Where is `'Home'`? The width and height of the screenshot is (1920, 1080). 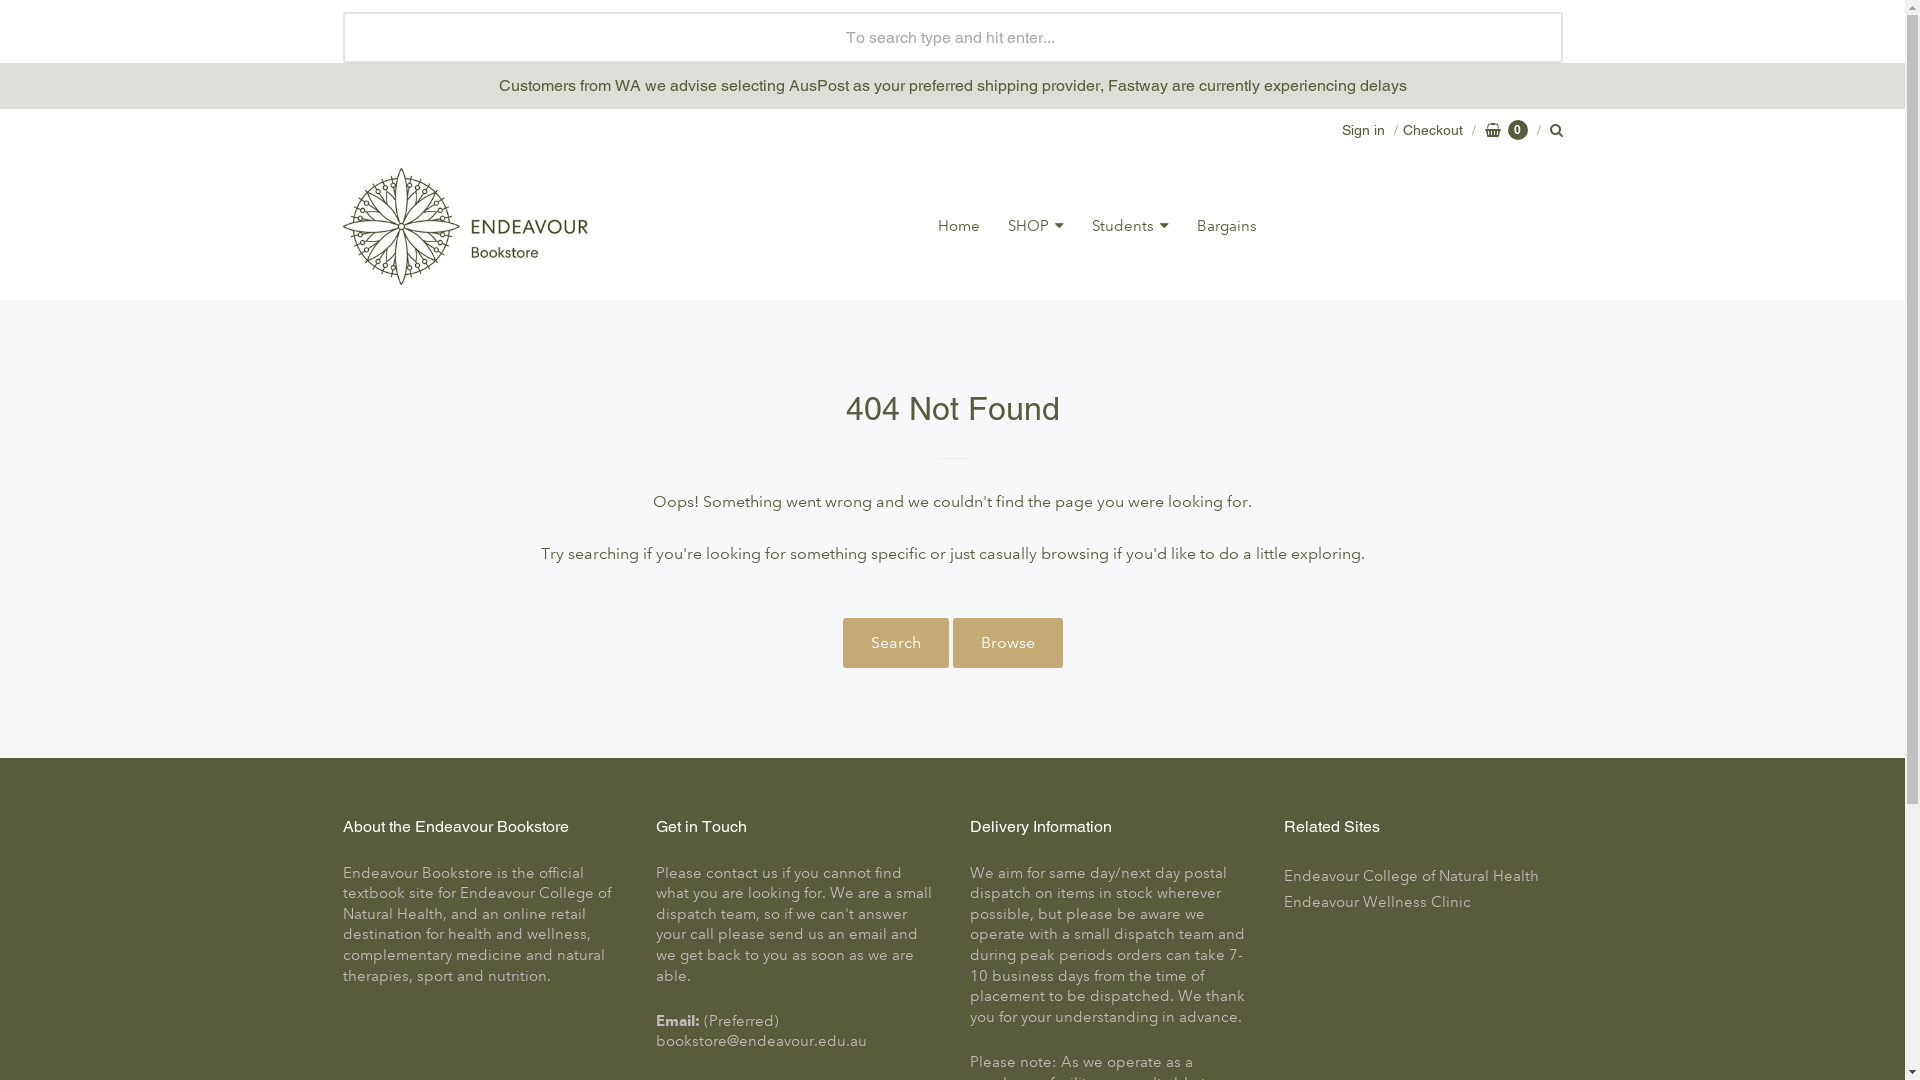 'Home' is located at coordinates (958, 225).